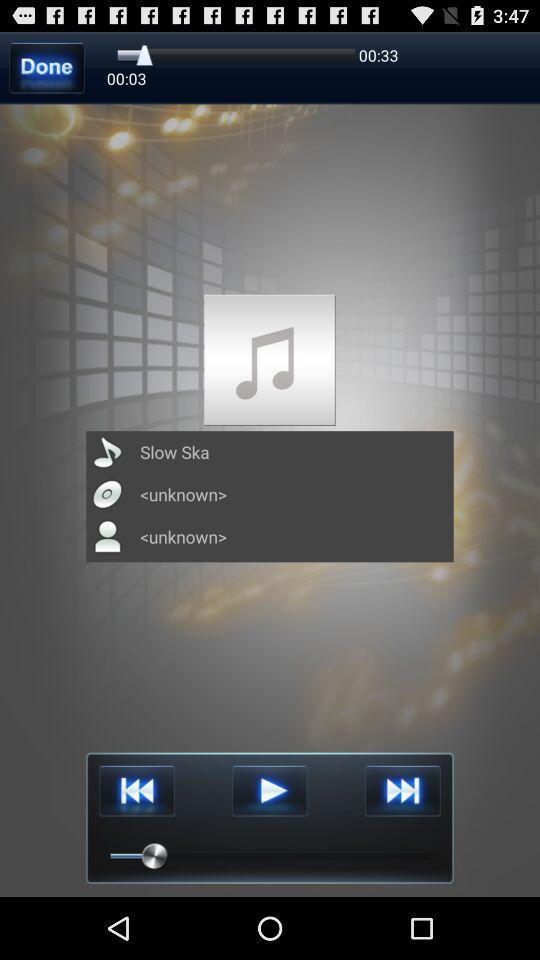  I want to click on the current song, so click(269, 791).